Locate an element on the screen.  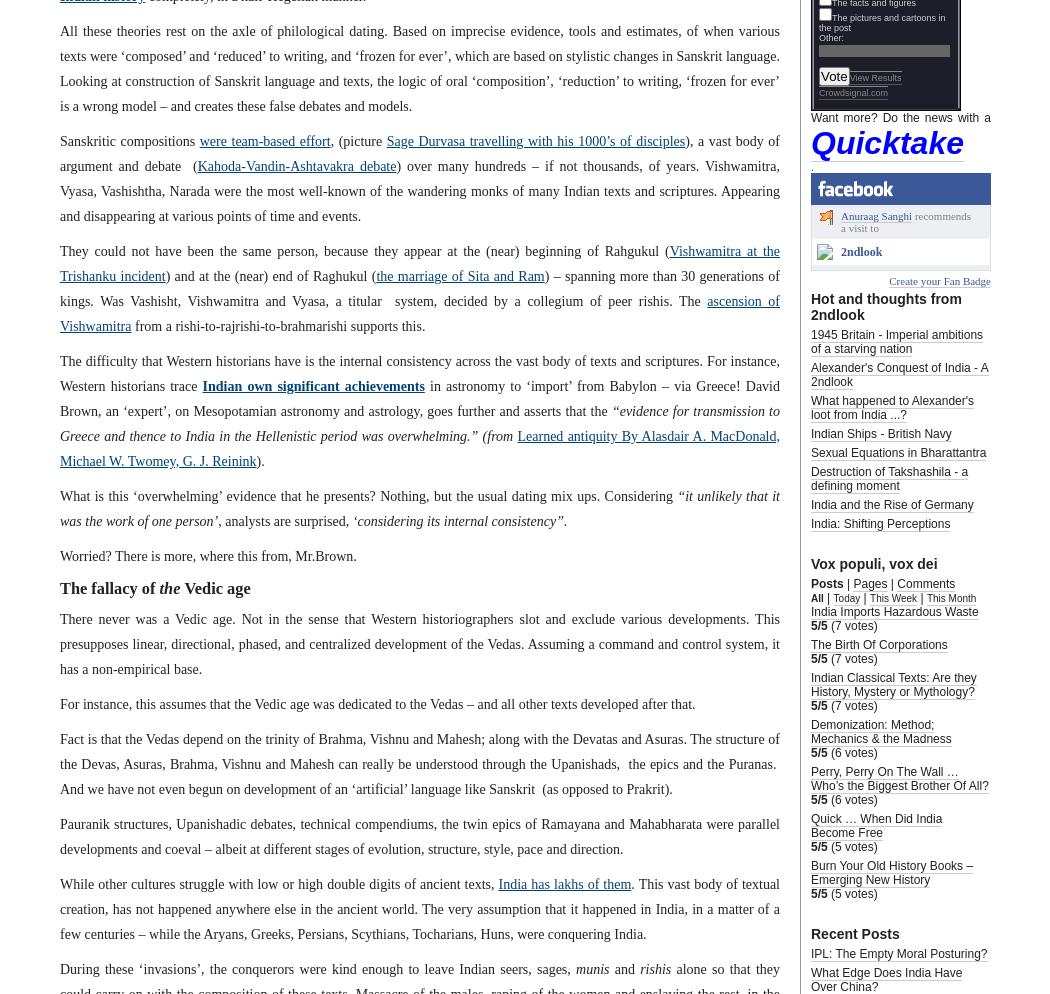
'Fact is that the Vedas depend on the trinity of Brahma, Vishnu and Mahesh; along with the Devatas and Asuras. The structure of the Devas, Asuras, Brahma, Vishnu and Mahesh can really be understood through the Upanishads,  the epics and the Puranas.  And we have not even begun on development of an ‘artificial’ language like Sanskrit  (as opposed to Prakrit).' is located at coordinates (58, 763).